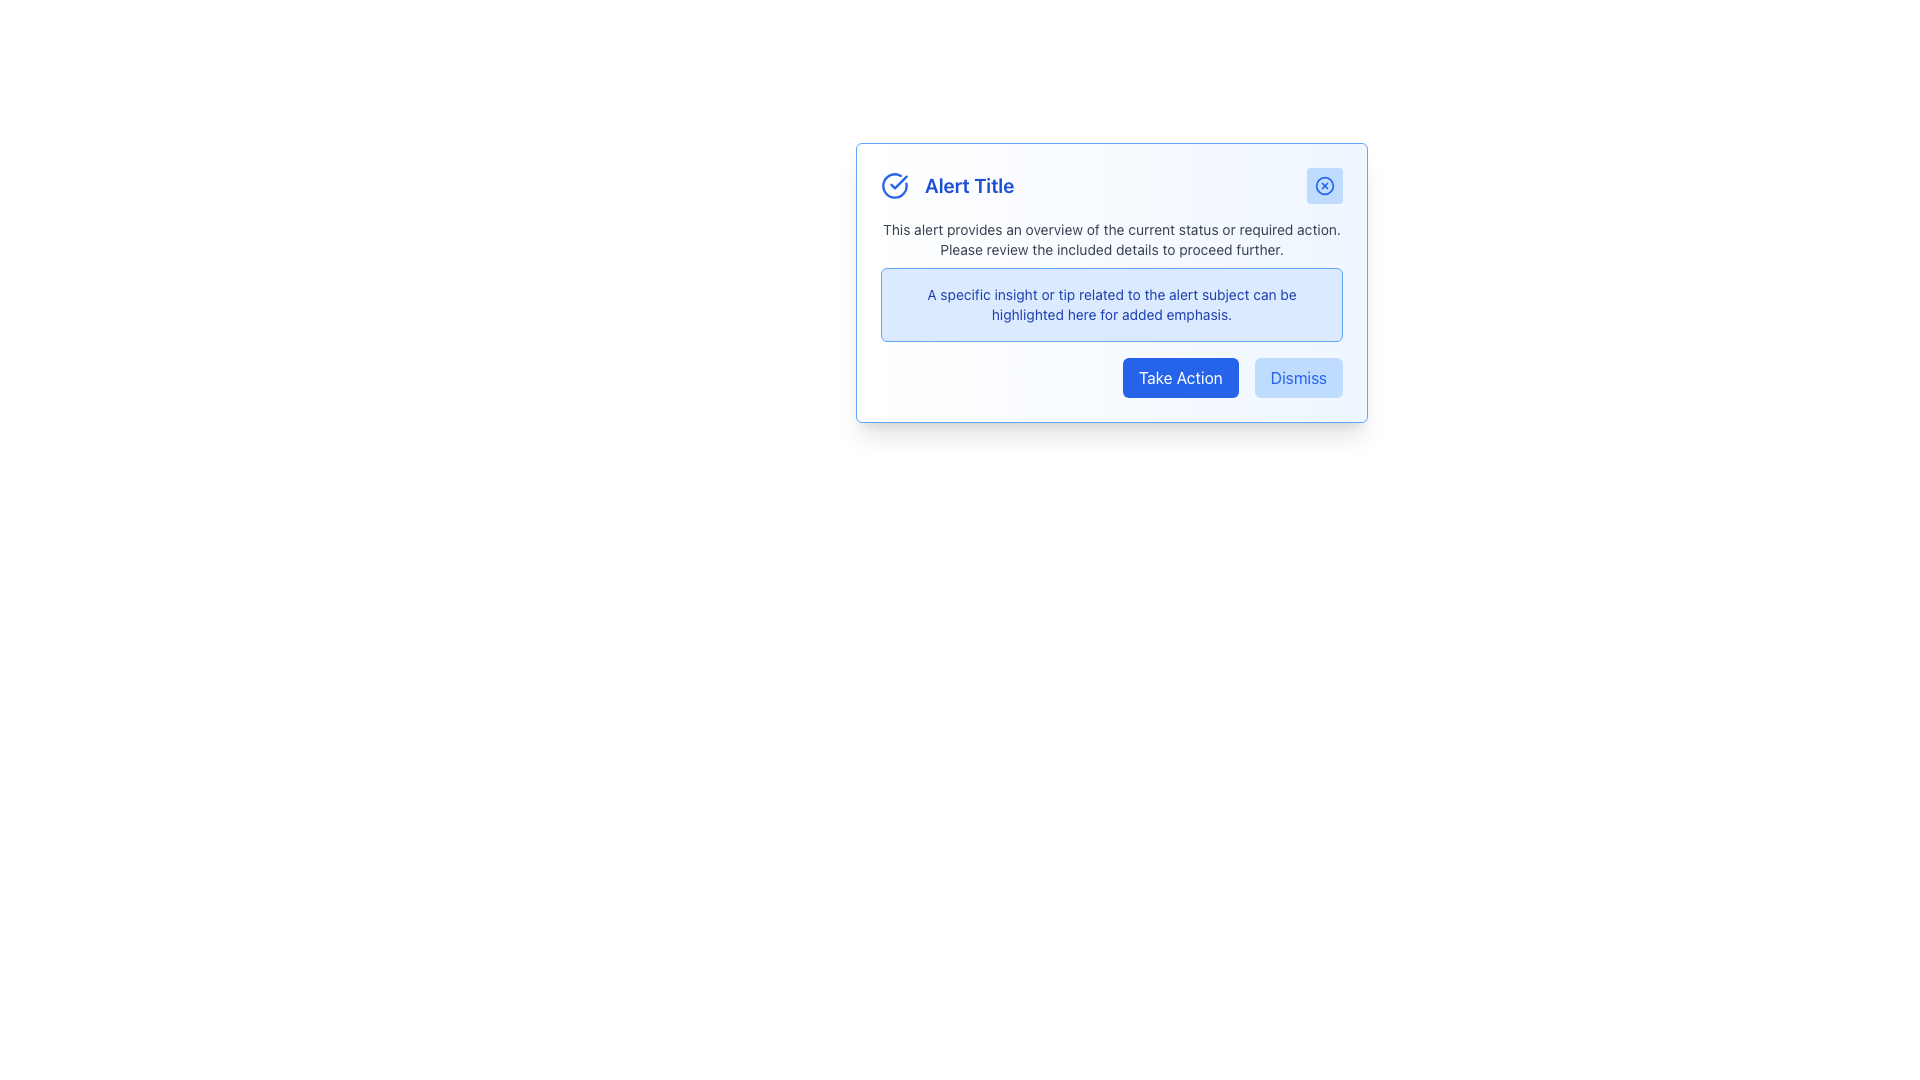 This screenshot has width=1920, height=1080. What do you see at coordinates (969, 185) in the screenshot?
I see `the text label that serves as the heading for the alert panel, positioned to the right of a checkmark icon in the top-left corner of the dialog box` at bounding box center [969, 185].